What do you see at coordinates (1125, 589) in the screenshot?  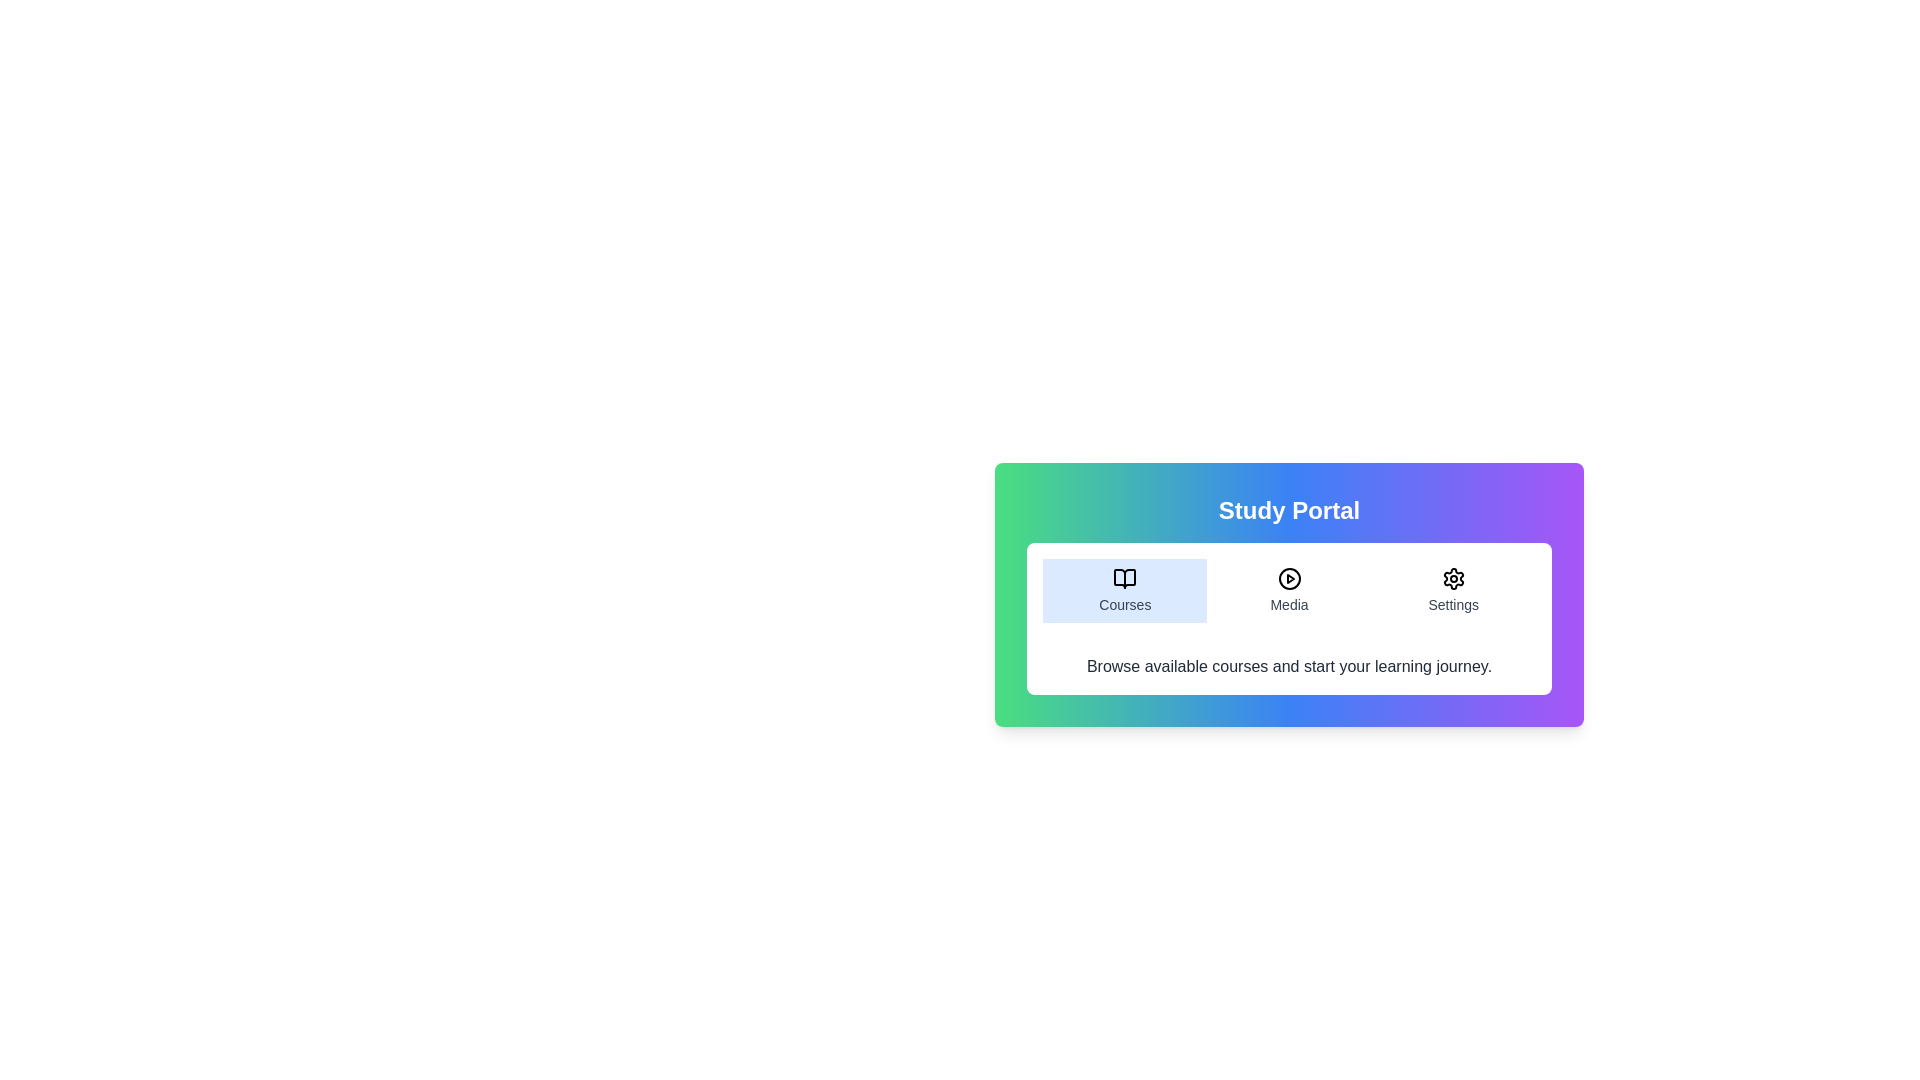 I see `the Courses tab` at bounding box center [1125, 589].